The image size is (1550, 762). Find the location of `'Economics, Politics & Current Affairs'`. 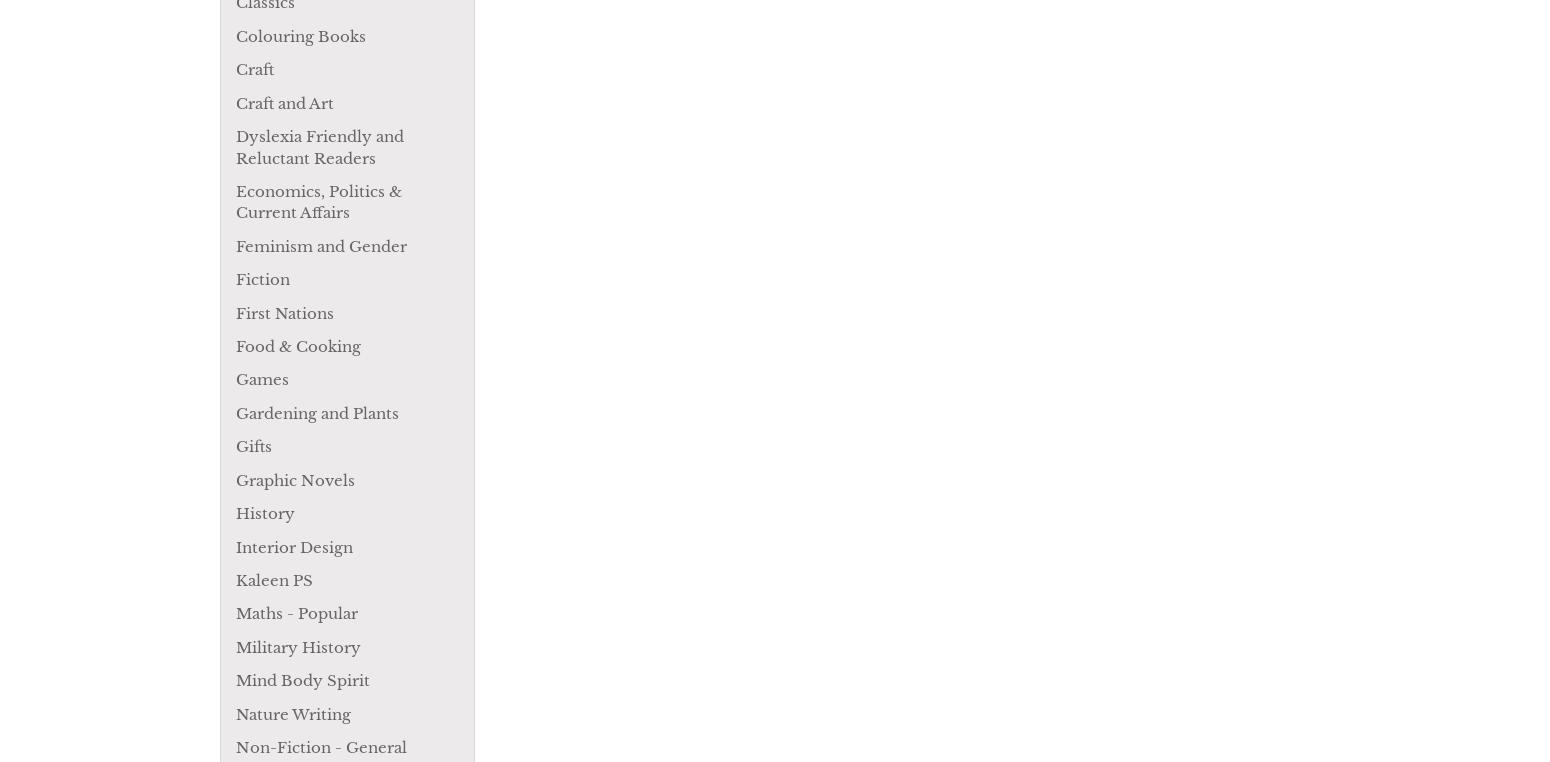

'Economics, Politics & Current Affairs' is located at coordinates (317, 201).